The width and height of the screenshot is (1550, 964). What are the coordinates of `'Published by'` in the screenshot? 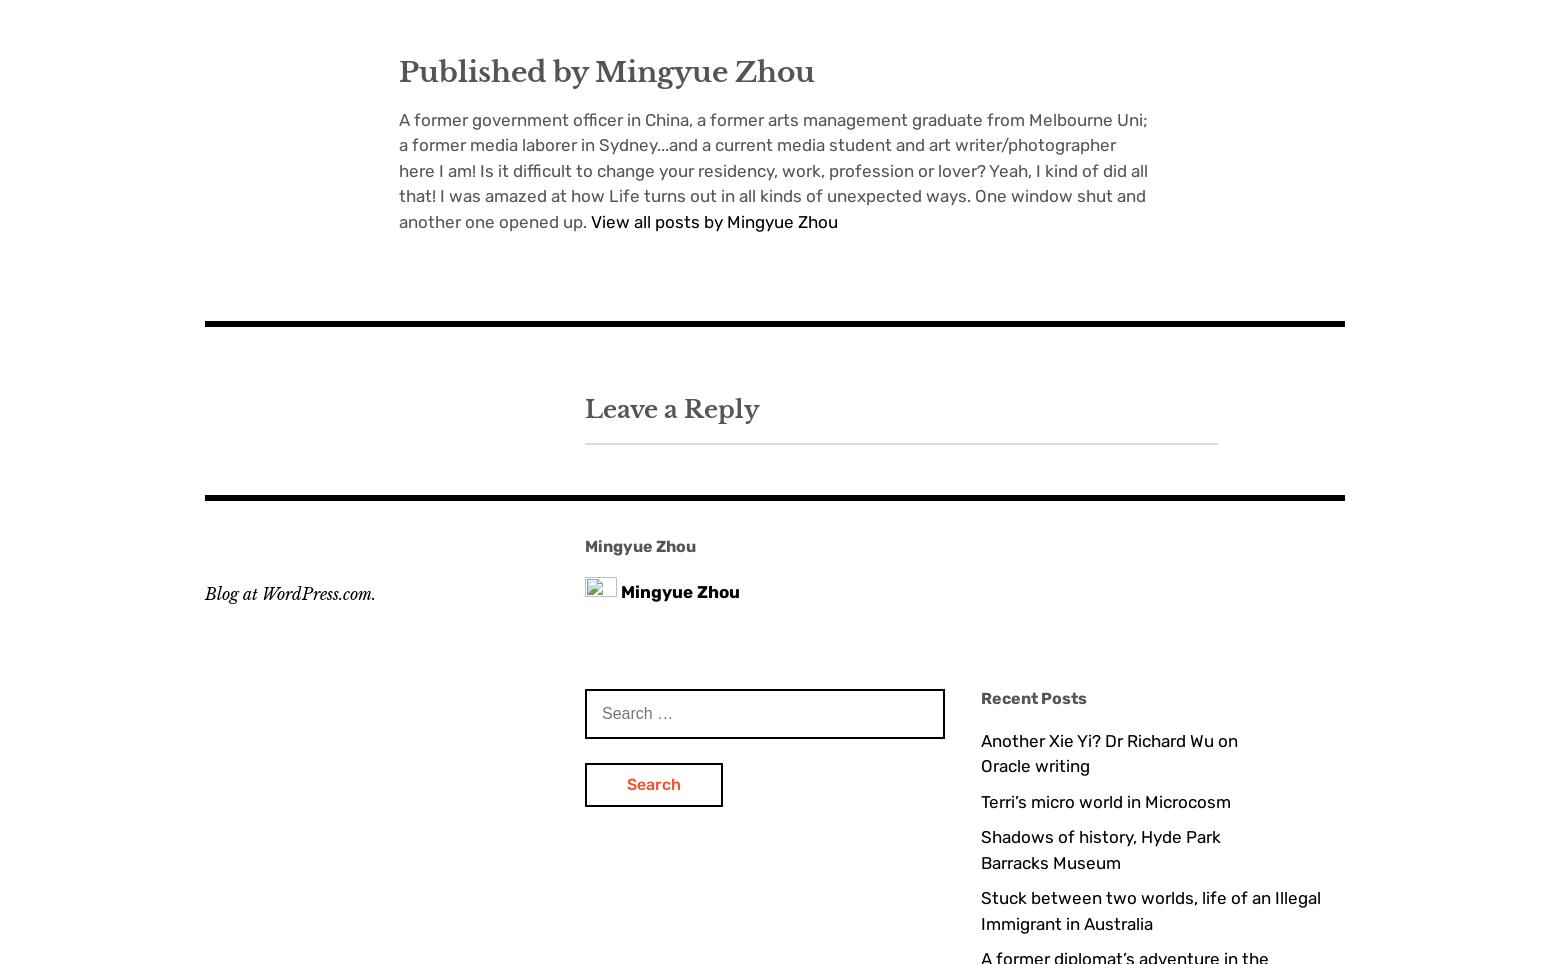 It's located at (495, 71).